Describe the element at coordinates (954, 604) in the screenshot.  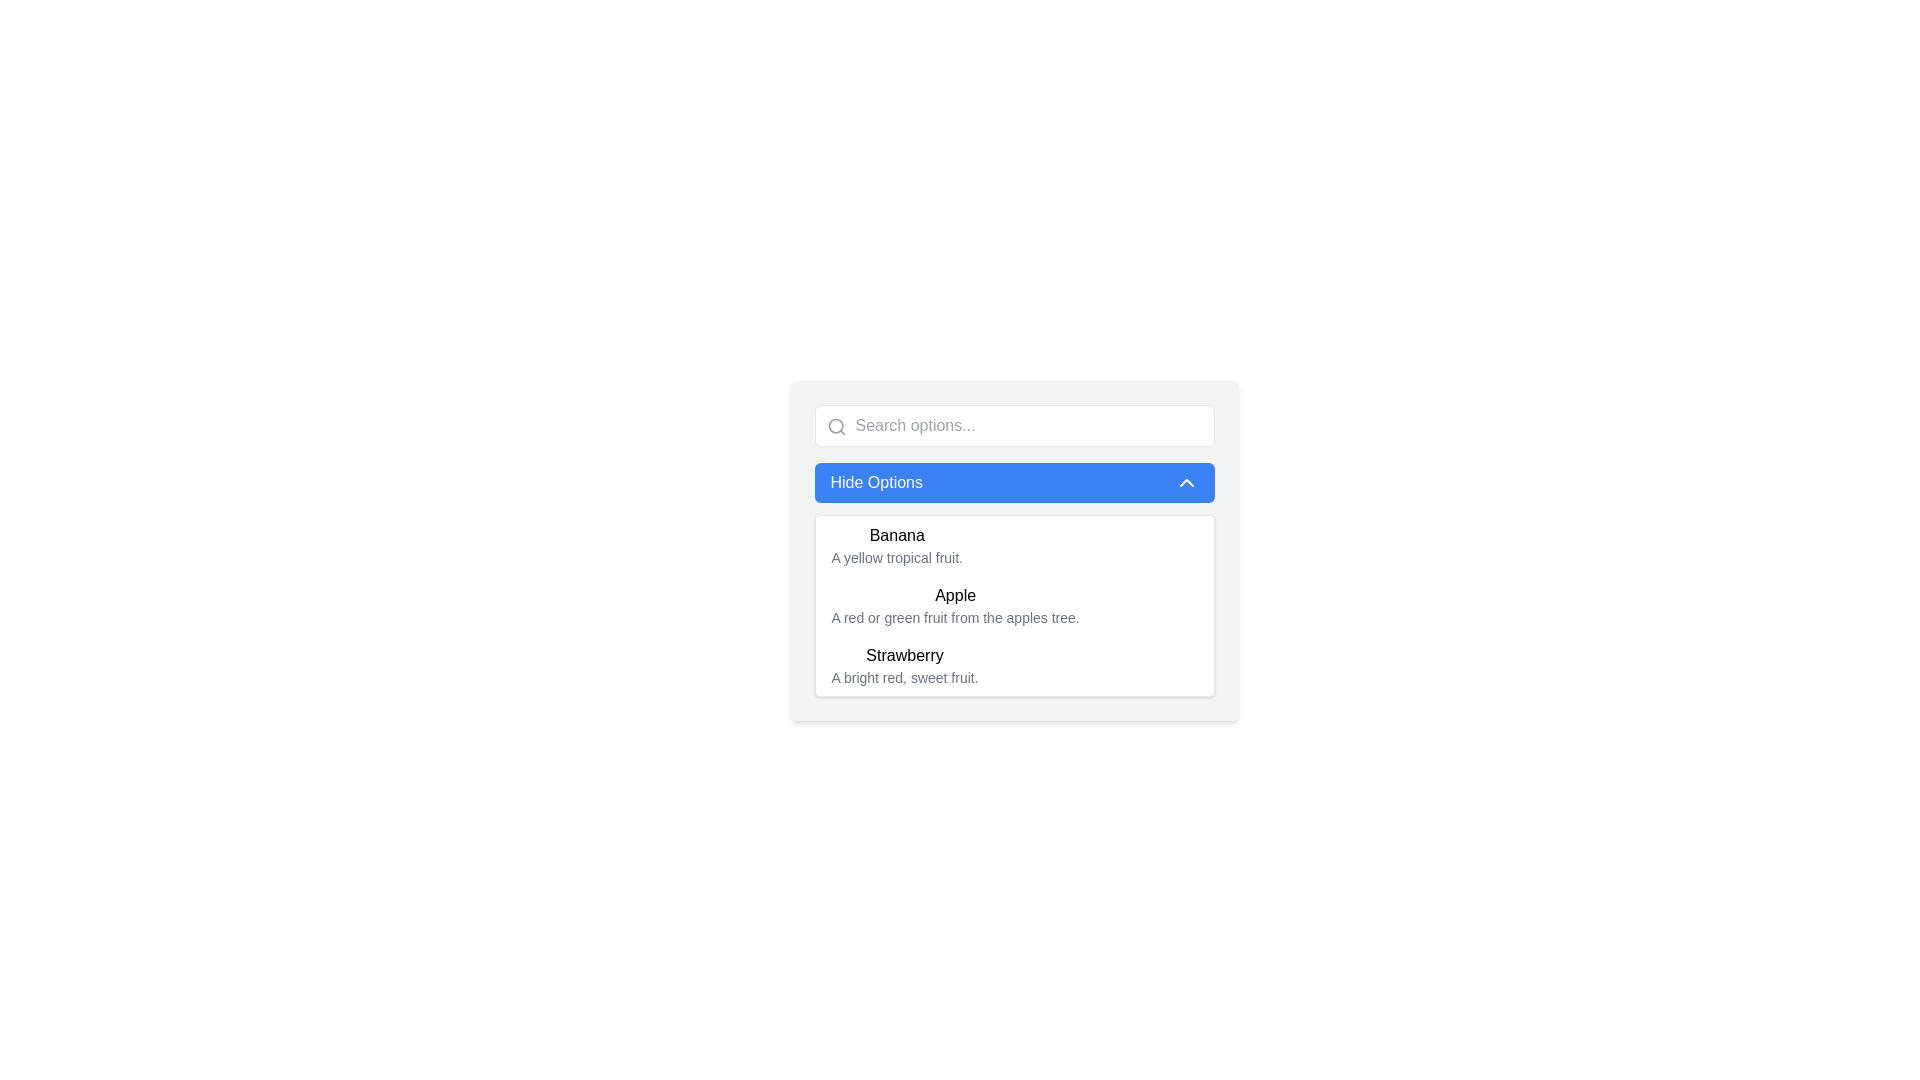
I see `the list item containing the title 'Apple' and its description` at that location.